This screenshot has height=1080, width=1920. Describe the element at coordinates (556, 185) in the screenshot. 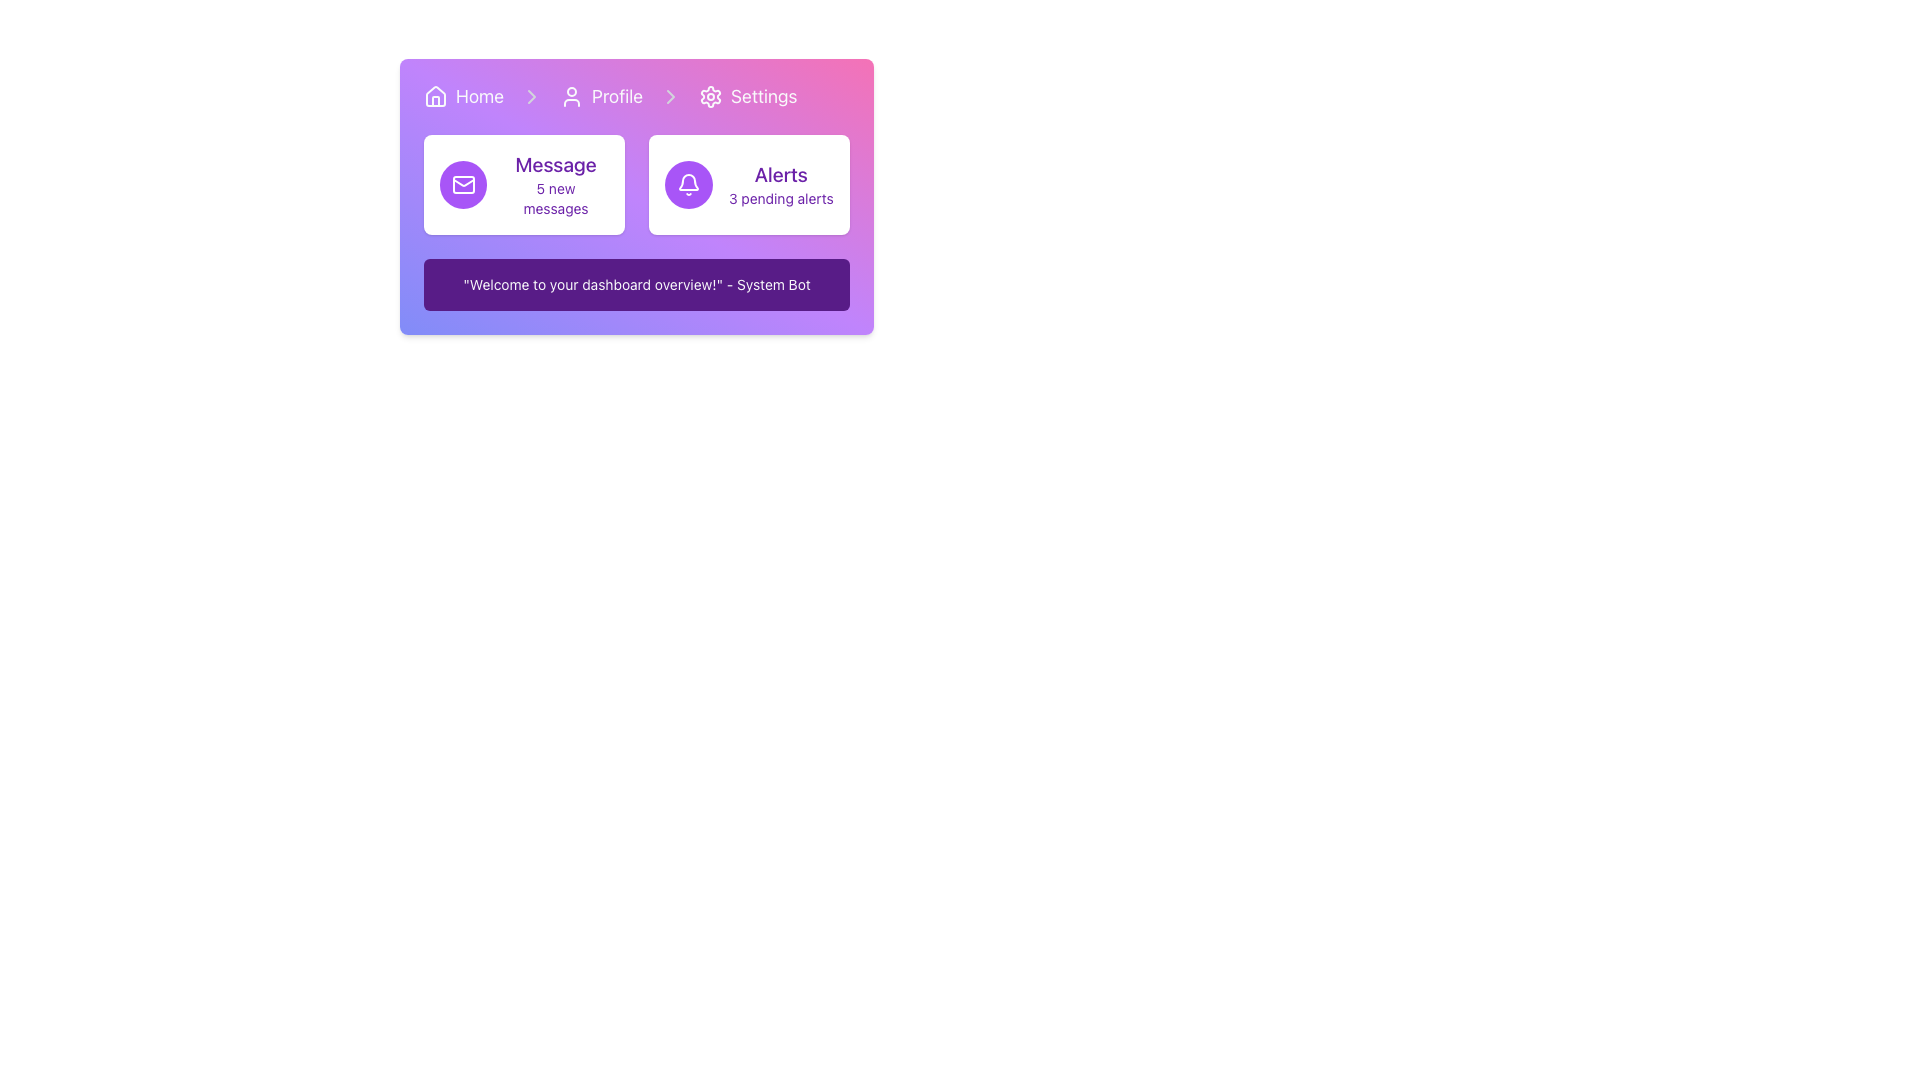

I see `the notification summary text label indicating there are 5 new messages, located within a card structure to the left of the 'Alerts' card` at that location.